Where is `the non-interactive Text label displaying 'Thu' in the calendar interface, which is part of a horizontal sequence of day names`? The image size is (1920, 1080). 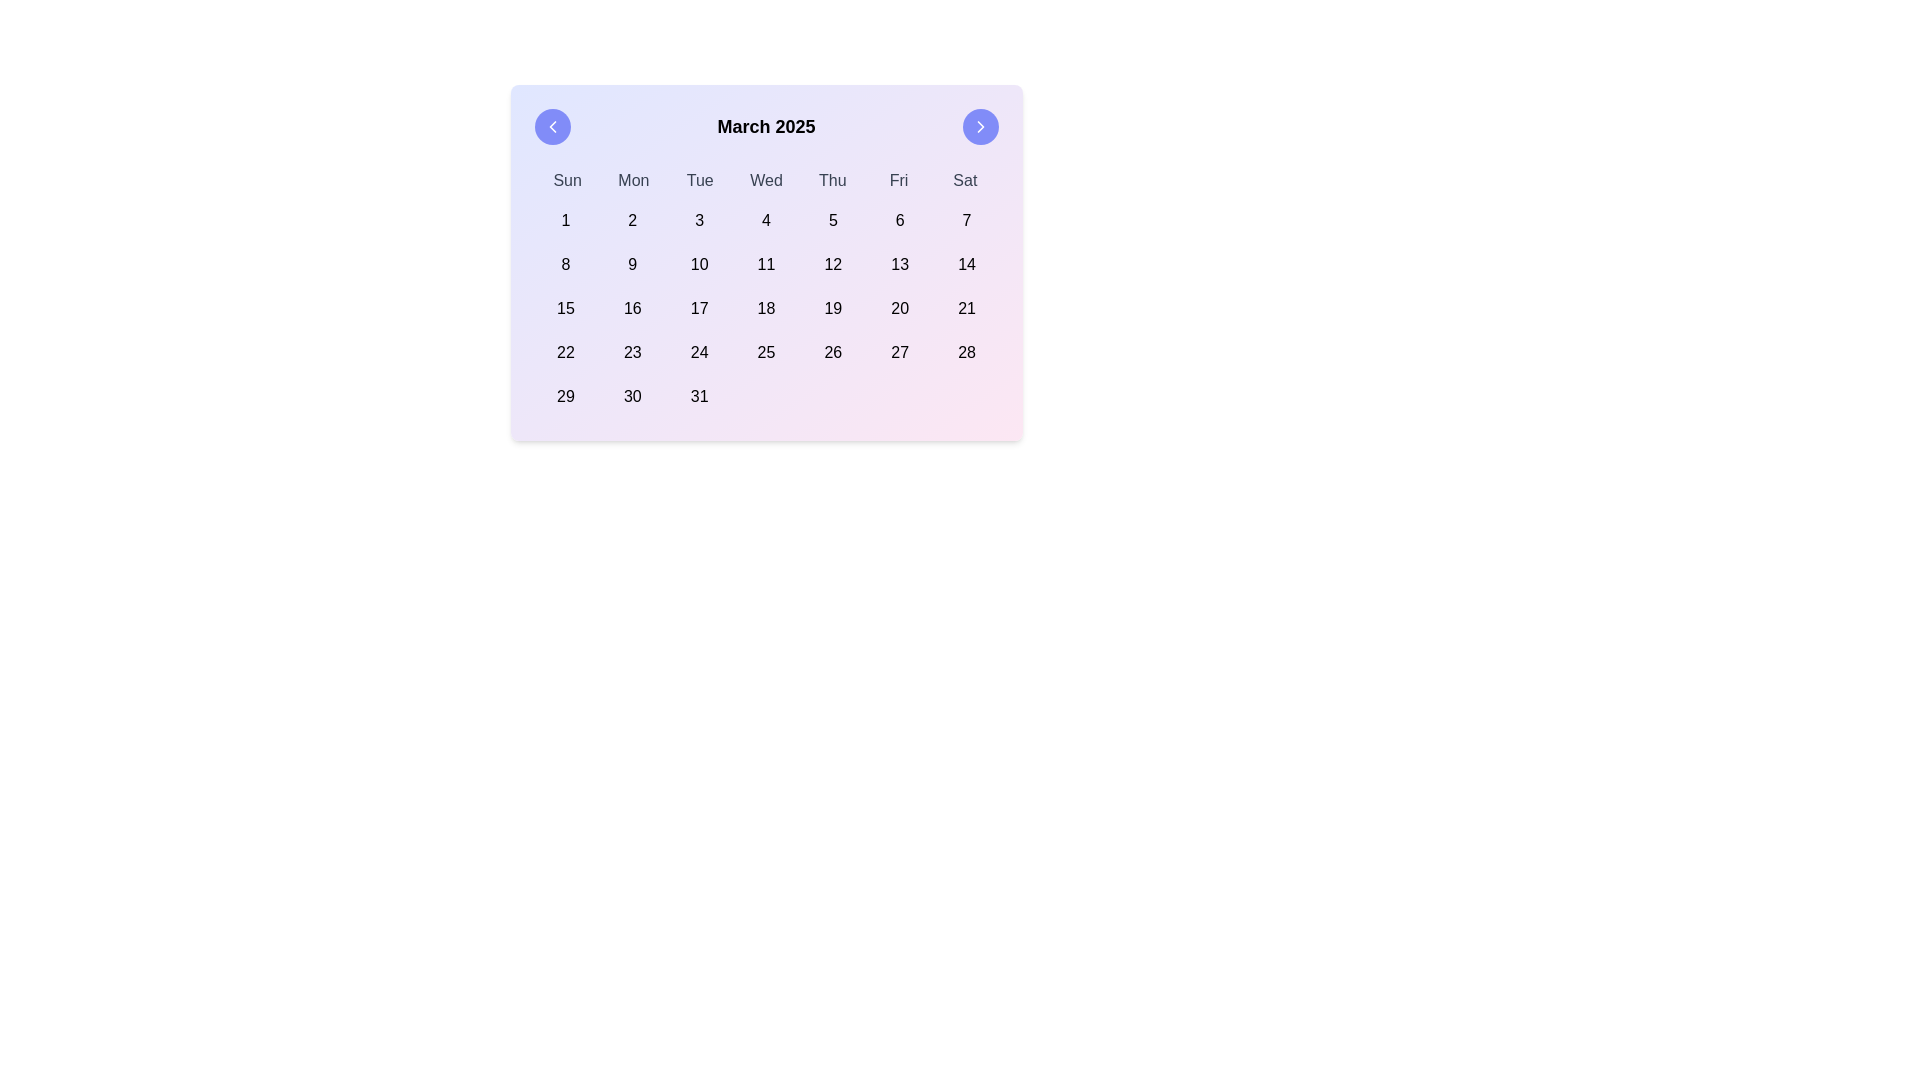 the non-interactive Text label displaying 'Thu' in the calendar interface, which is part of a horizontal sequence of day names is located at coordinates (832, 181).